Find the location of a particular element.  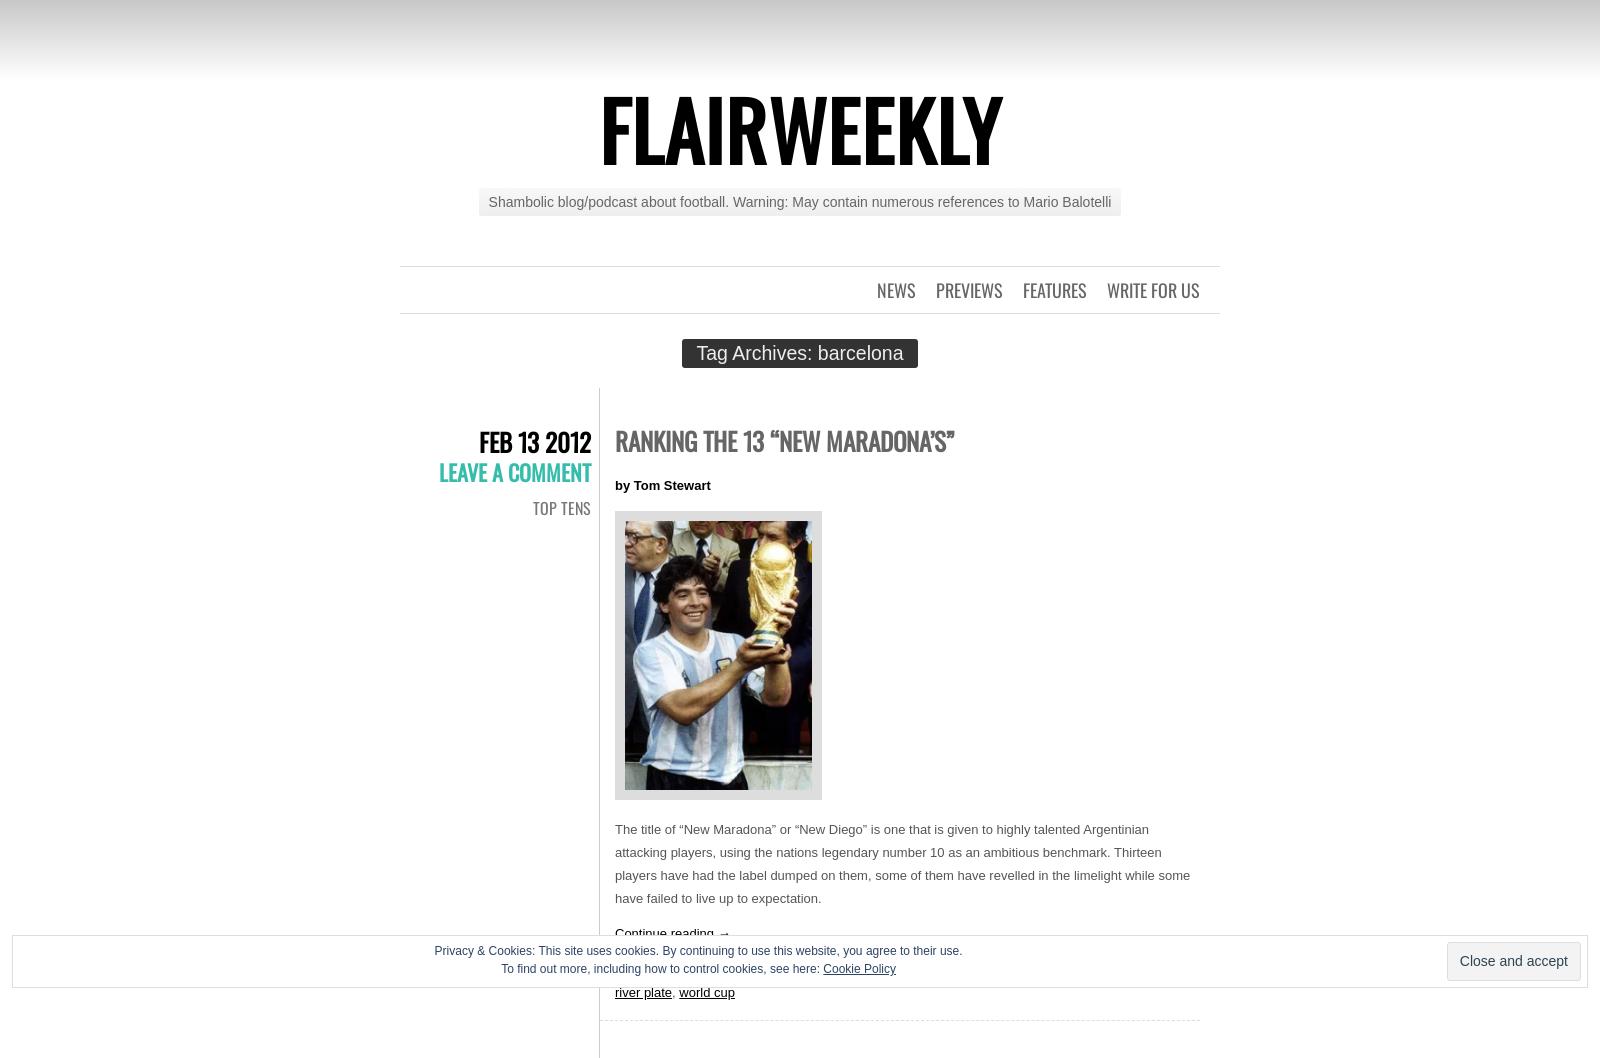

'To find out more, including how to control cookies, see here:' is located at coordinates (662, 969).